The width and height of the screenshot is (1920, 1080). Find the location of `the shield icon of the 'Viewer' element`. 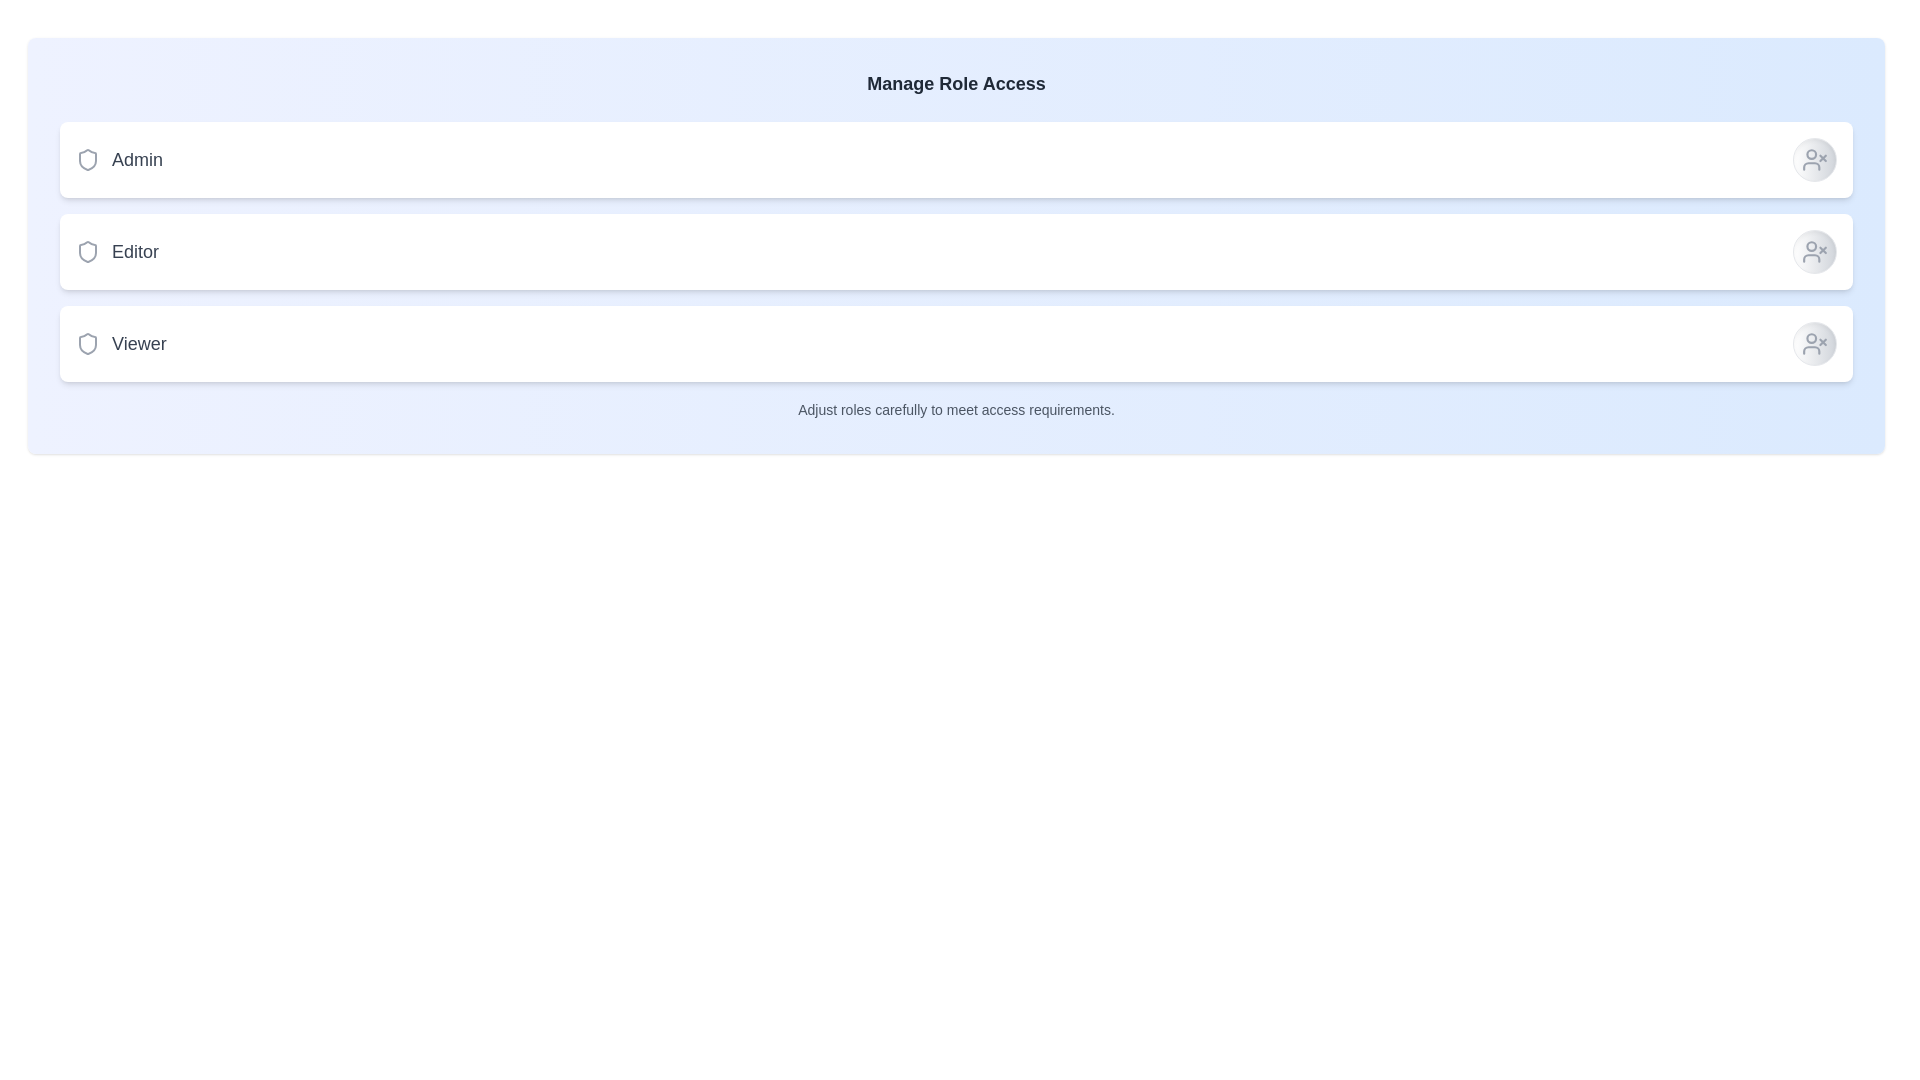

the shield icon of the 'Viewer' element is located at coordinates (120, 342).